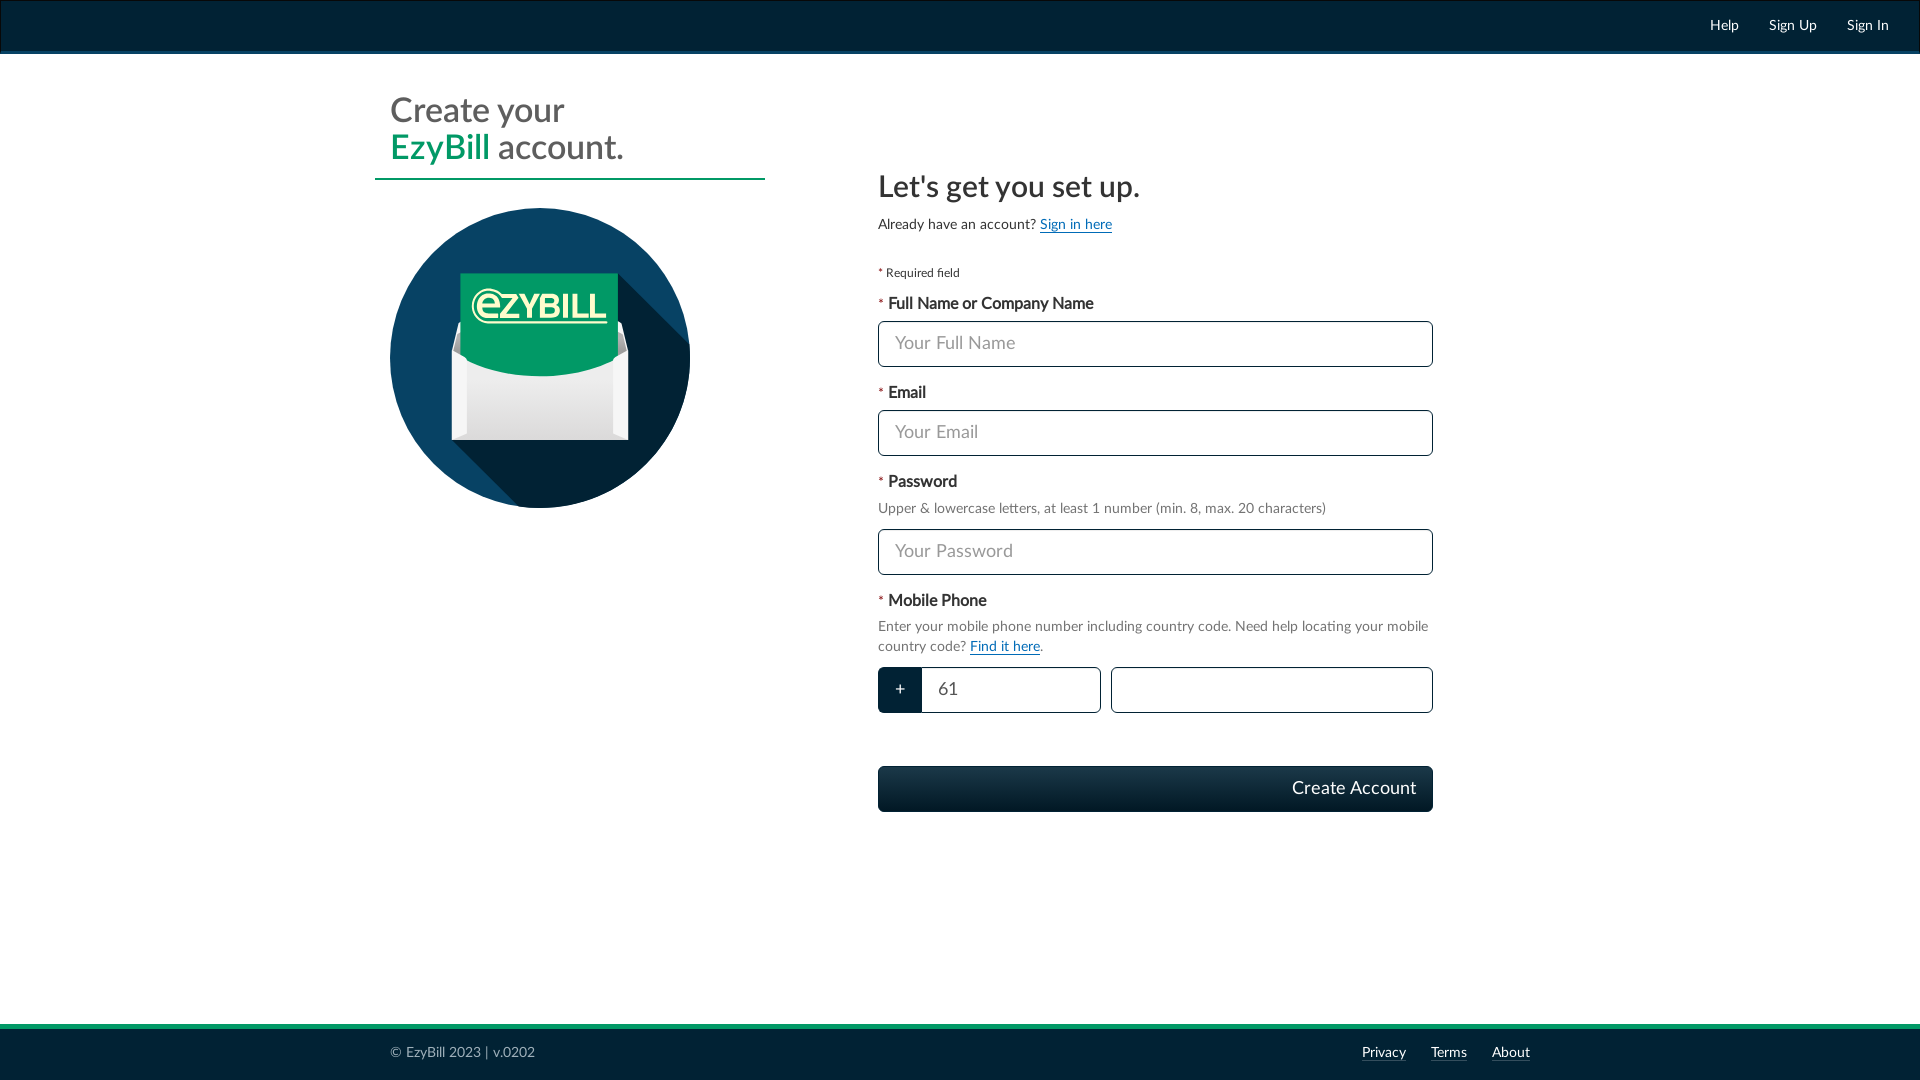 This screenshot has width=1920, height=1080. Describe the element at coordinates (1866, 26) in the screenshot. I see `'Sign In'` at that location.